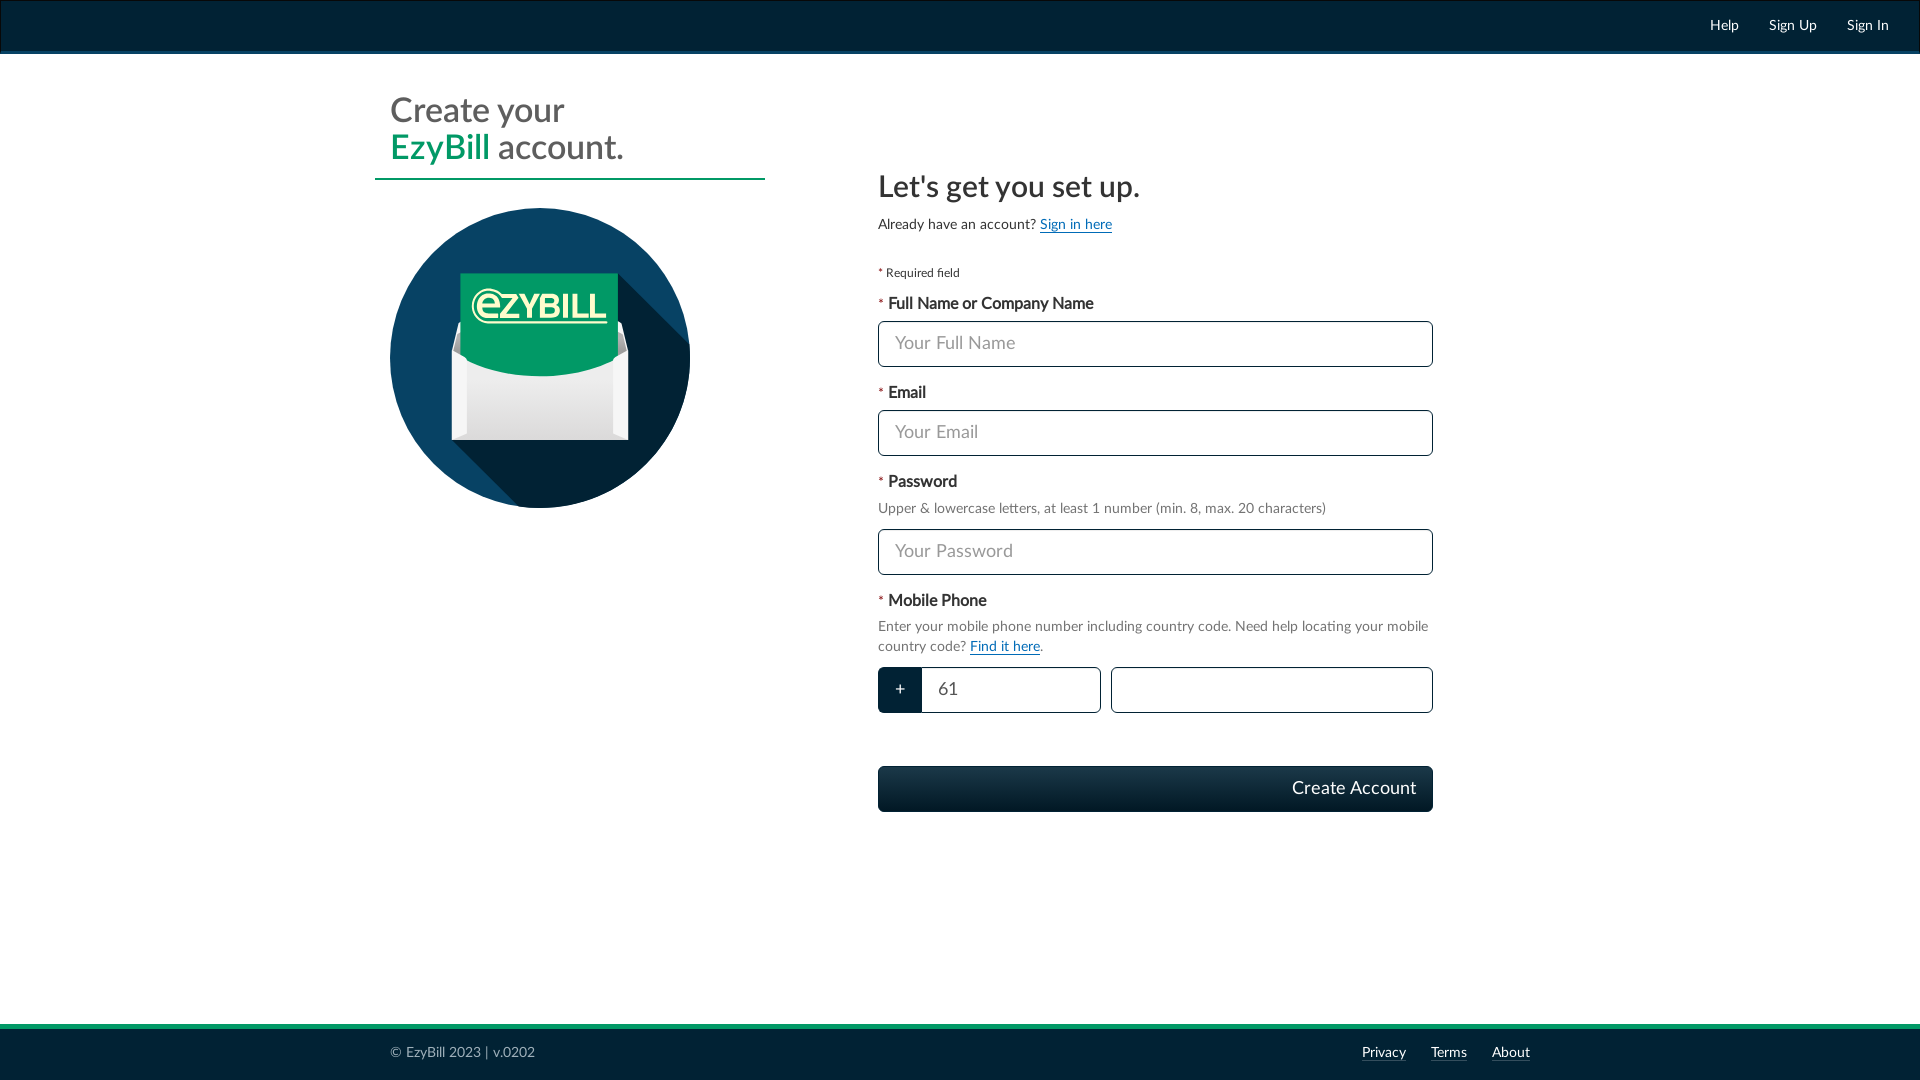 This screenshot has width=1920, height=1080. Describe the element at coordinates (1866, 26) in the screenshot. I see `'Sign In'` at that location.